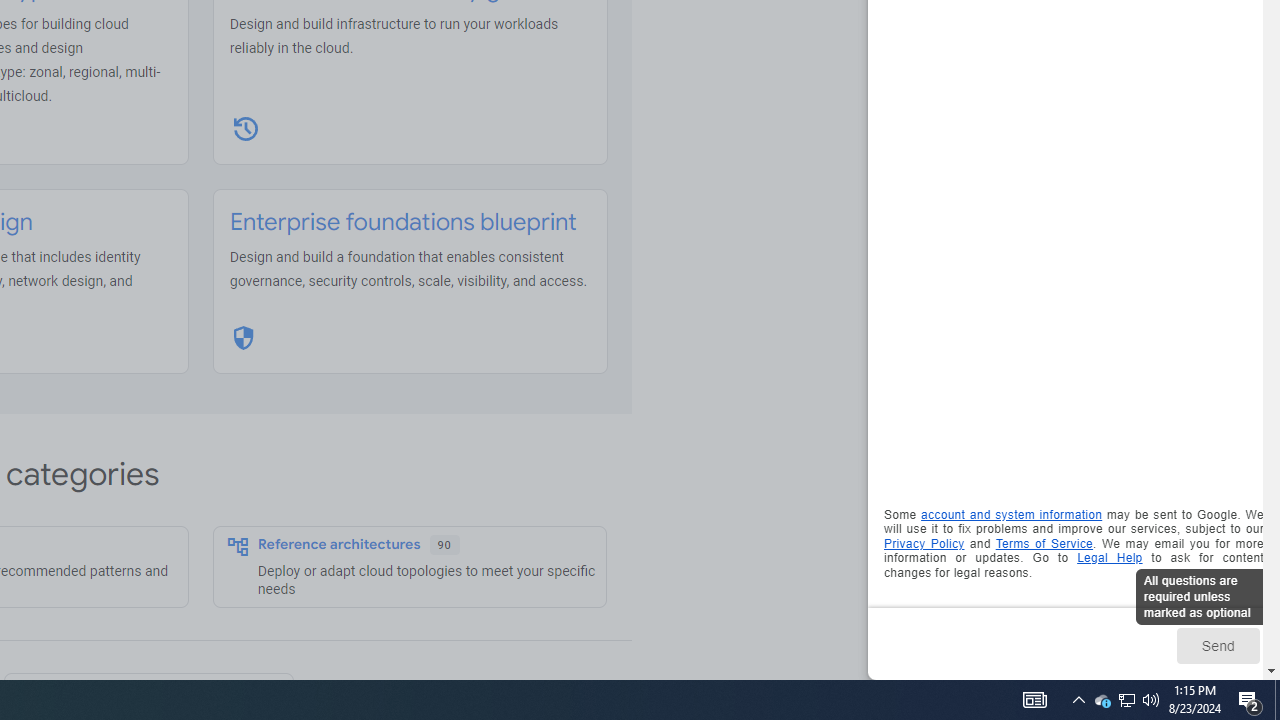  I want to click on 'Opens in a new tab. Privacy Policy', so click(923, 543).